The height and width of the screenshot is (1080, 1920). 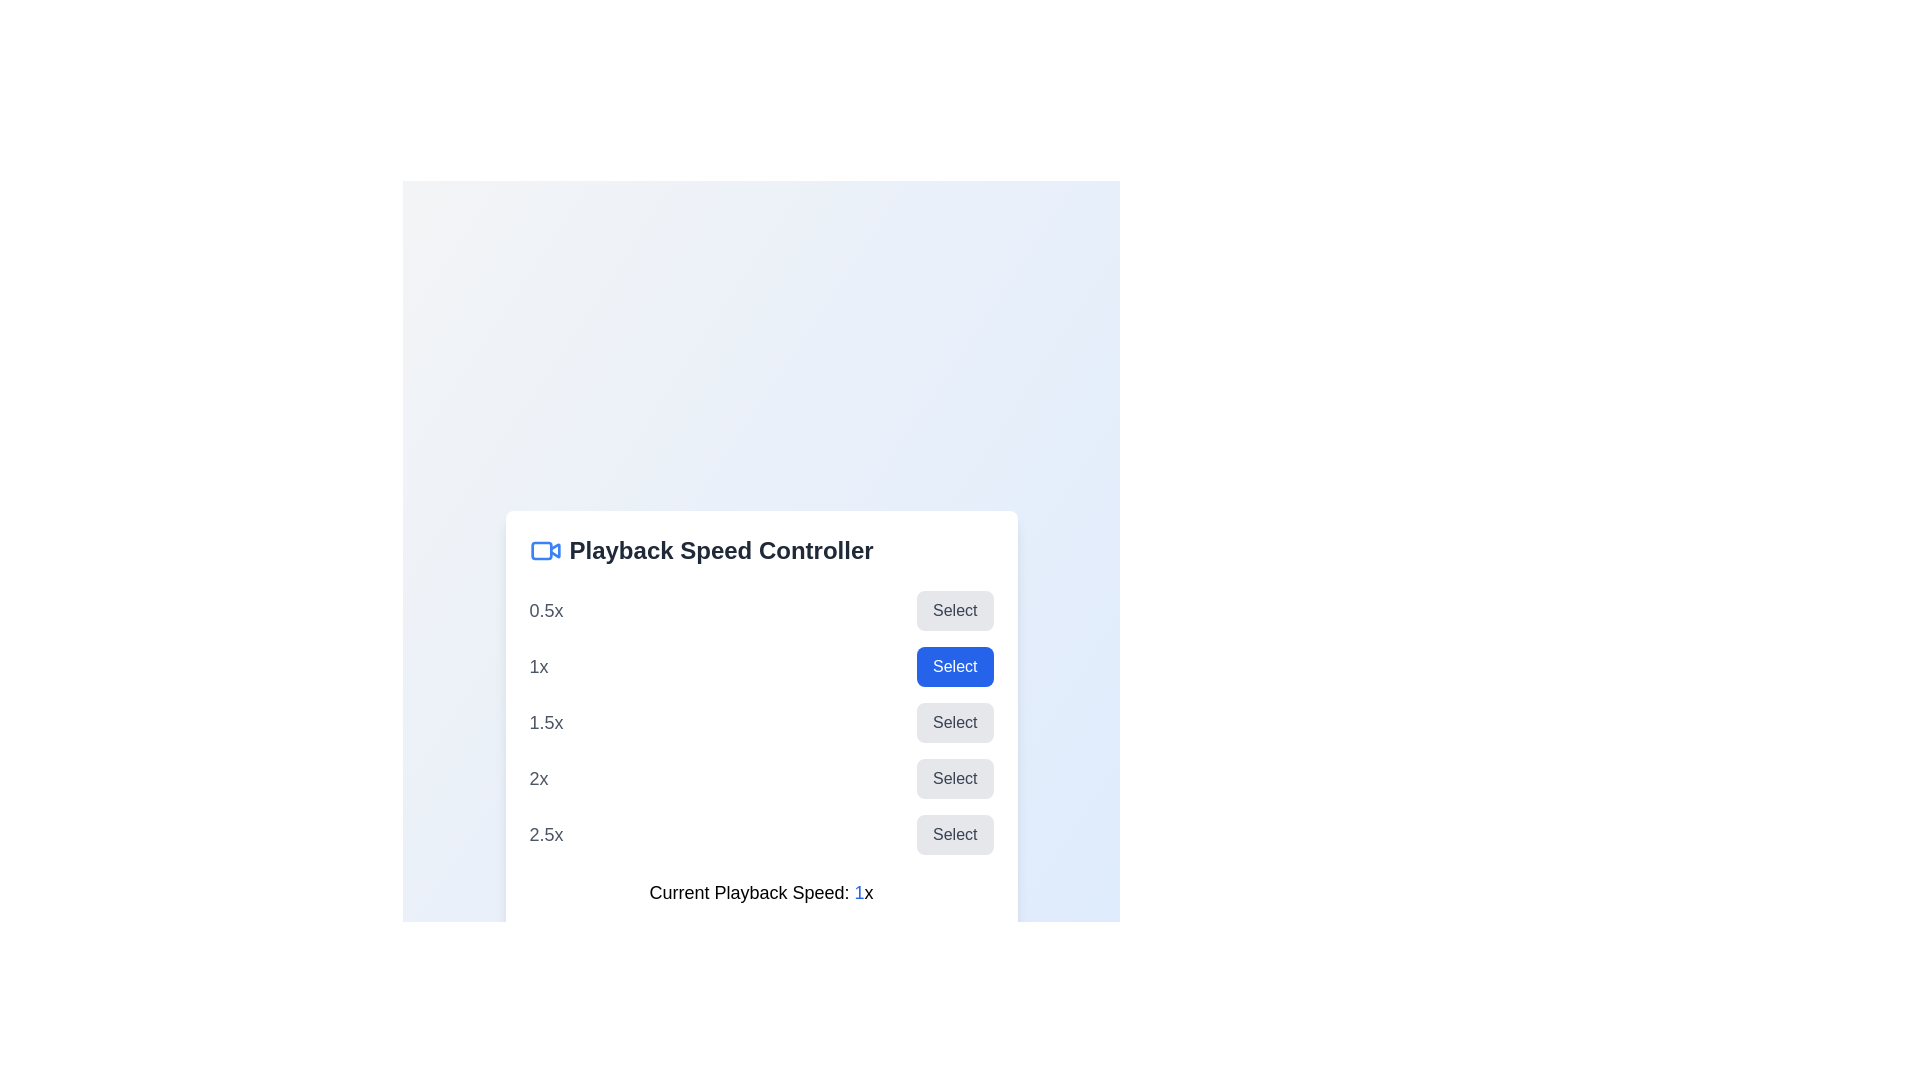 I want to click on the 'Select' button, which is a rectangular button with dark gray text on a light gray background, located at the bottom-right of the interface, adjacent to the '2.5x' label, so click(x=954, y=834).